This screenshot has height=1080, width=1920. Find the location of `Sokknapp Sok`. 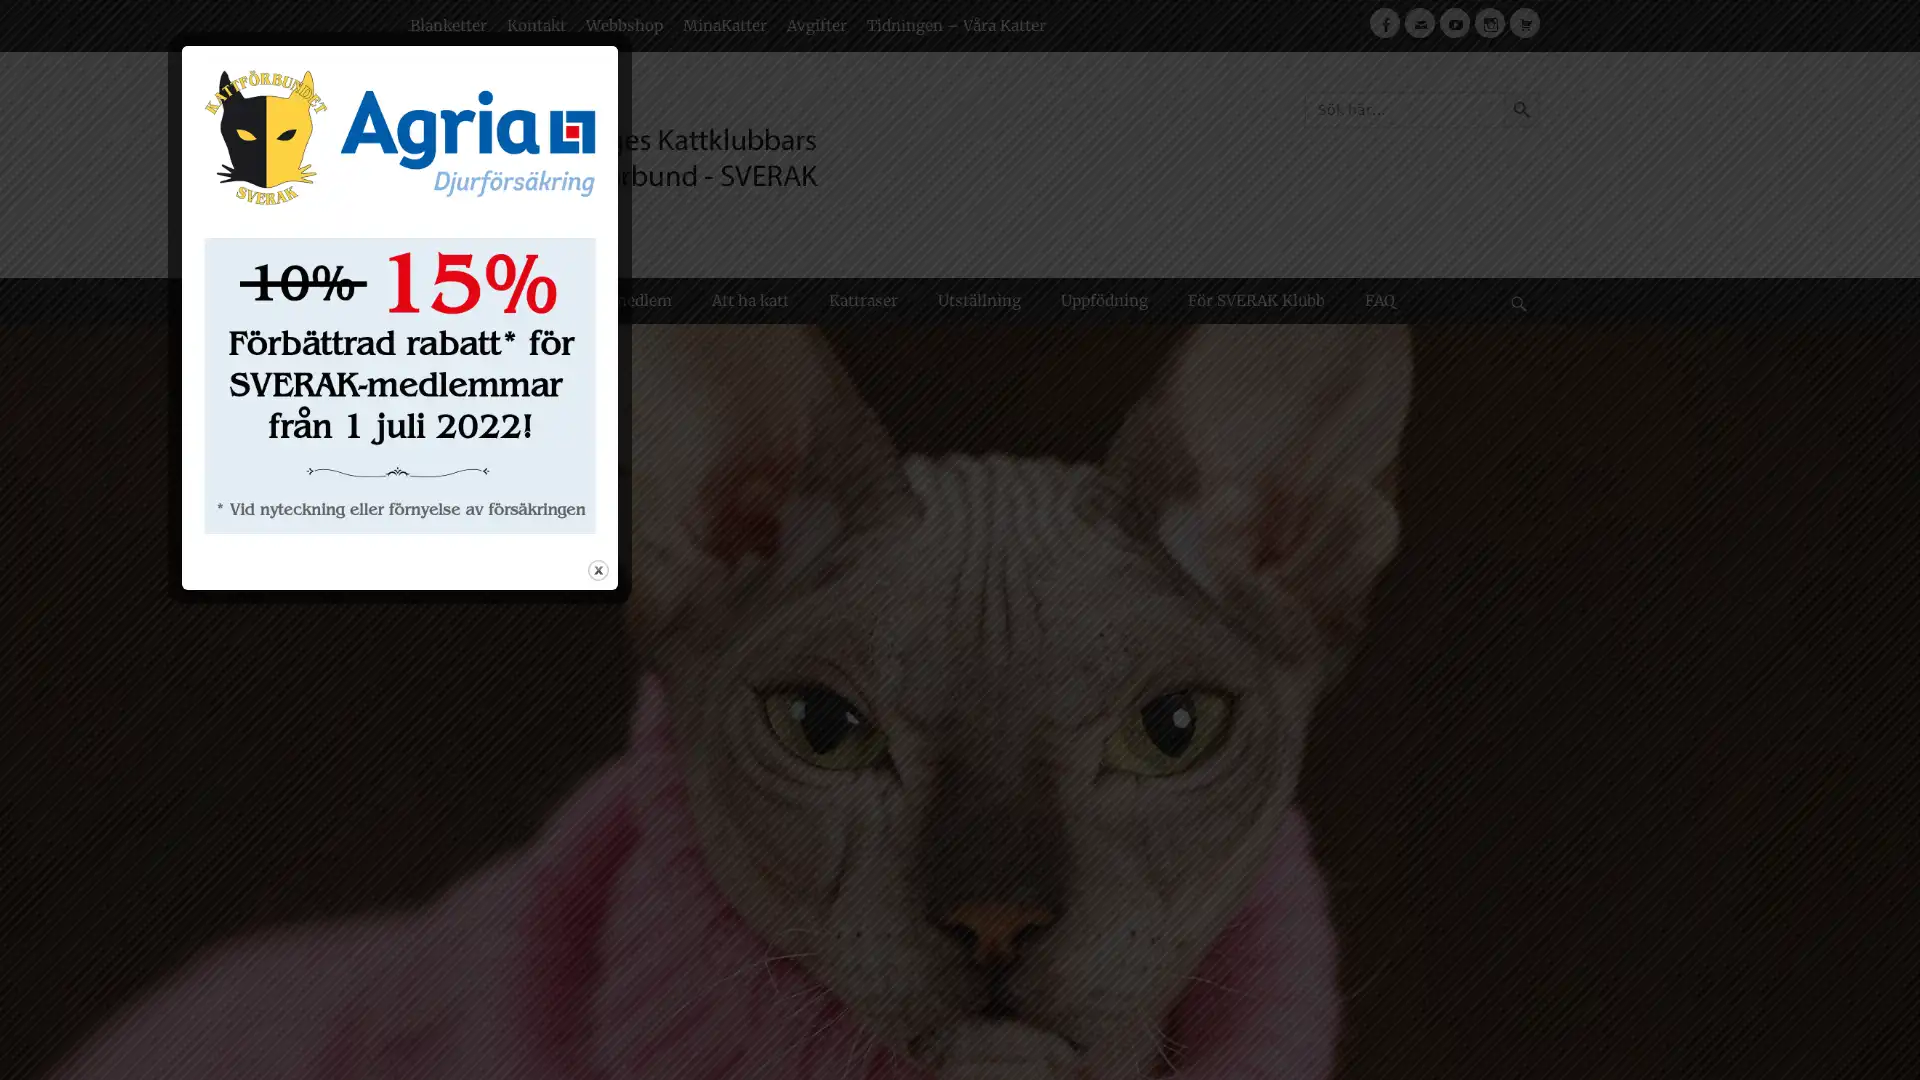

Sokknapp Sok is located at coordinates (1520, 108).